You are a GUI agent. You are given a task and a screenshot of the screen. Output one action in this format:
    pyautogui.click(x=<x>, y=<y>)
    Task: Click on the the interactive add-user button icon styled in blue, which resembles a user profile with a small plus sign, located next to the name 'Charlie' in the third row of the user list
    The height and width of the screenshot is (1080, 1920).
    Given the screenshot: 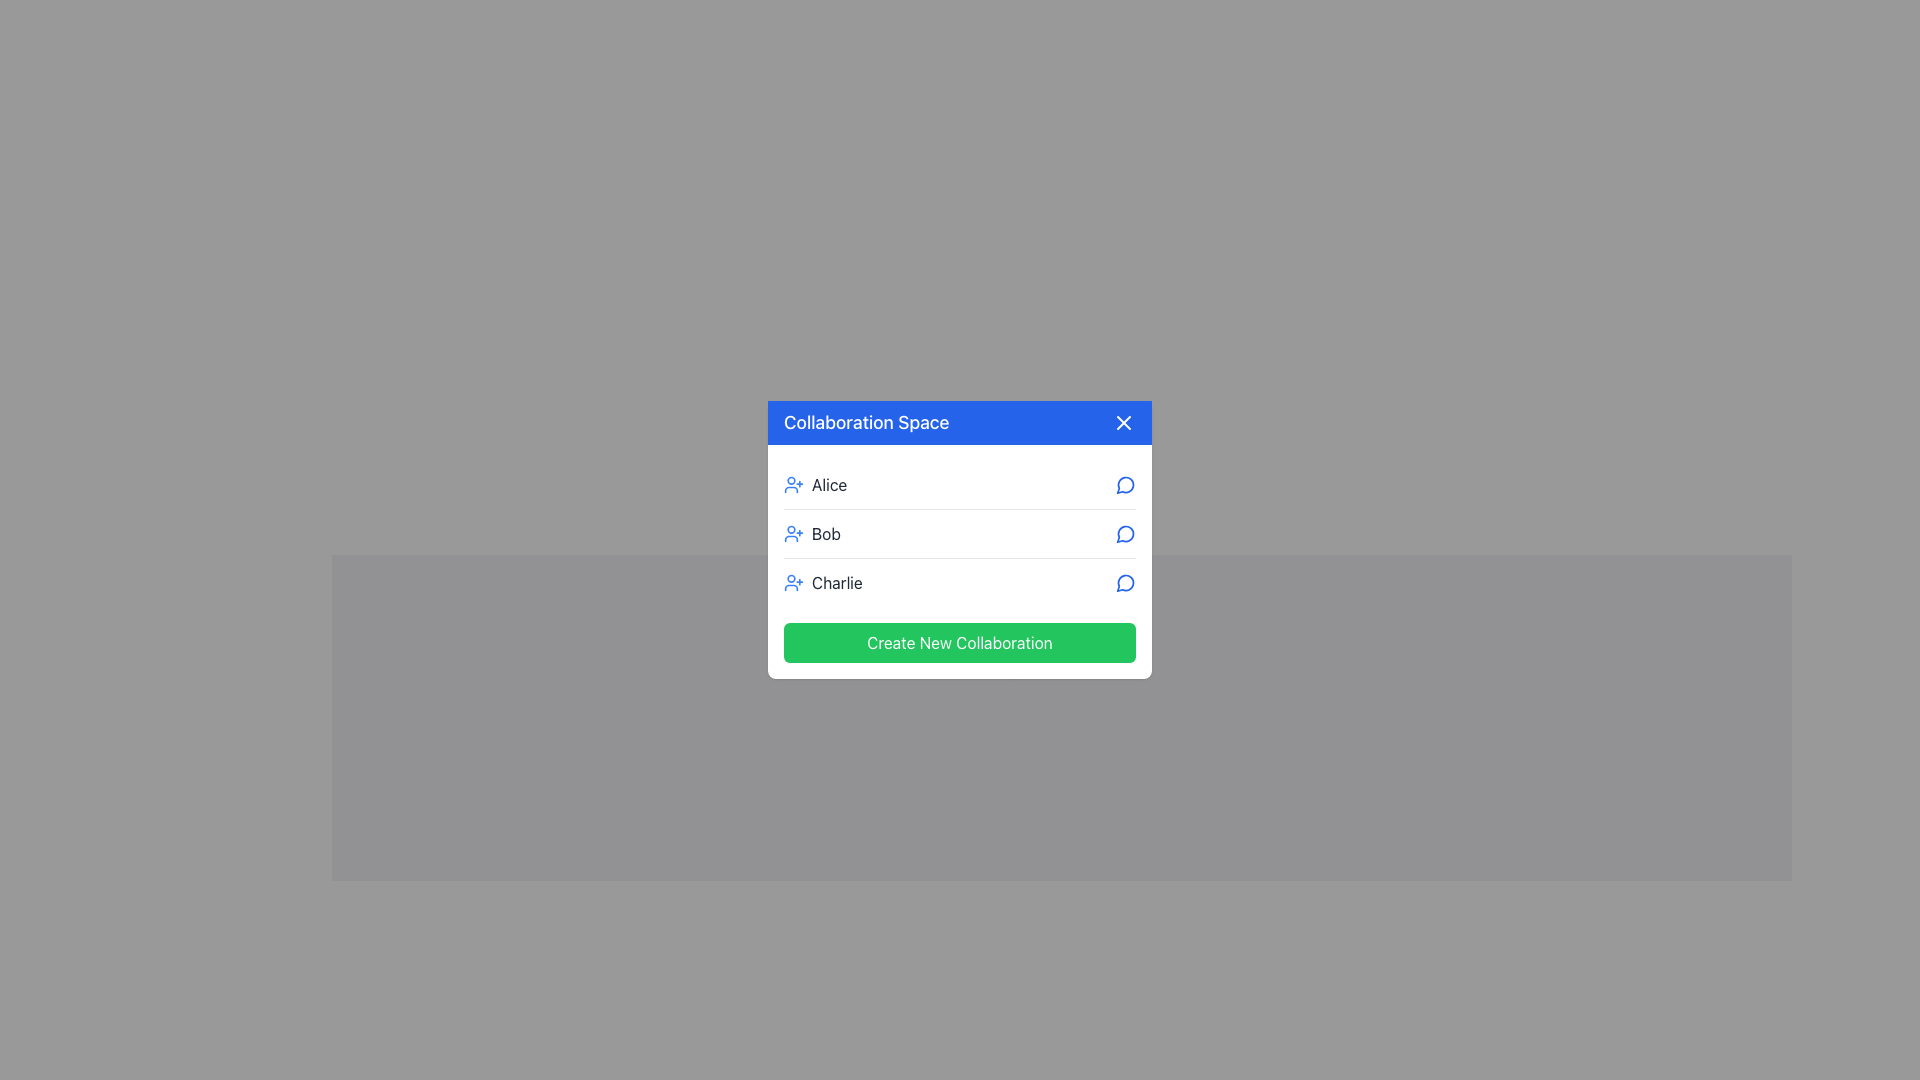 What is the action you would take?
    pyautogui.click(x=792, y=582)
    